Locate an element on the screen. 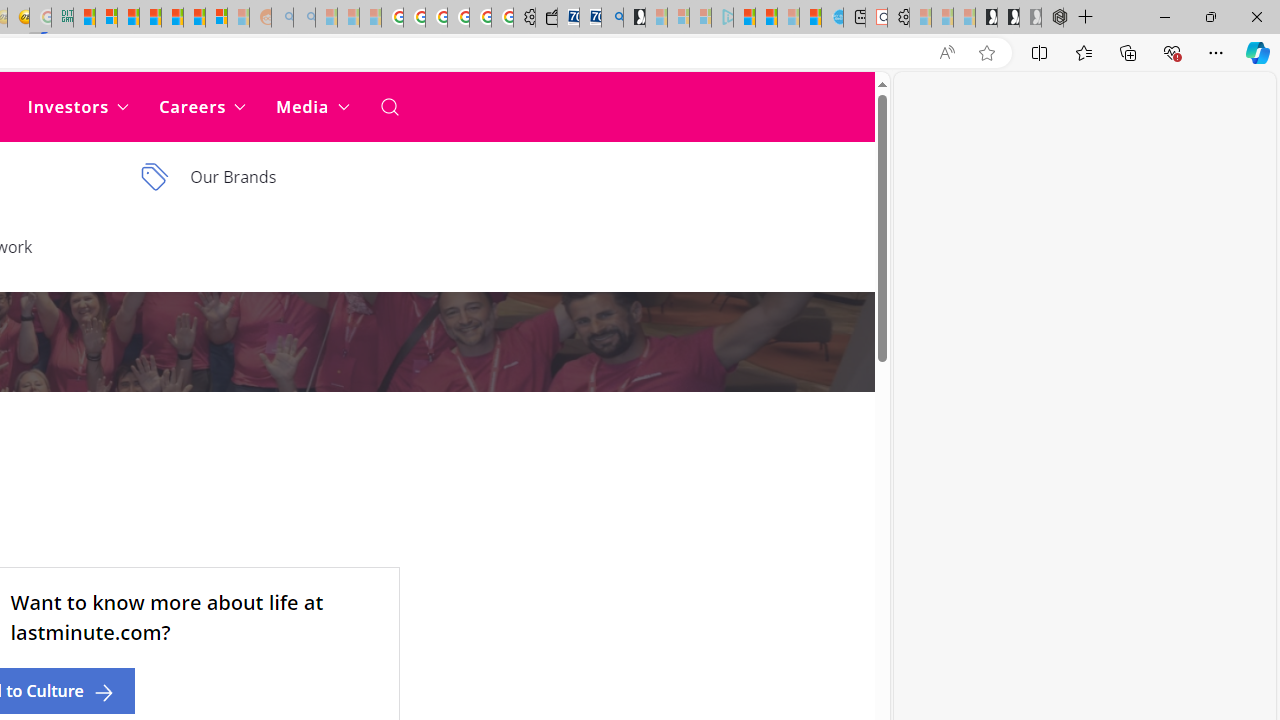 Image resolution: width=1280 pixels, height=720 pixels. 'Media' is located at coordinates (311, 106).